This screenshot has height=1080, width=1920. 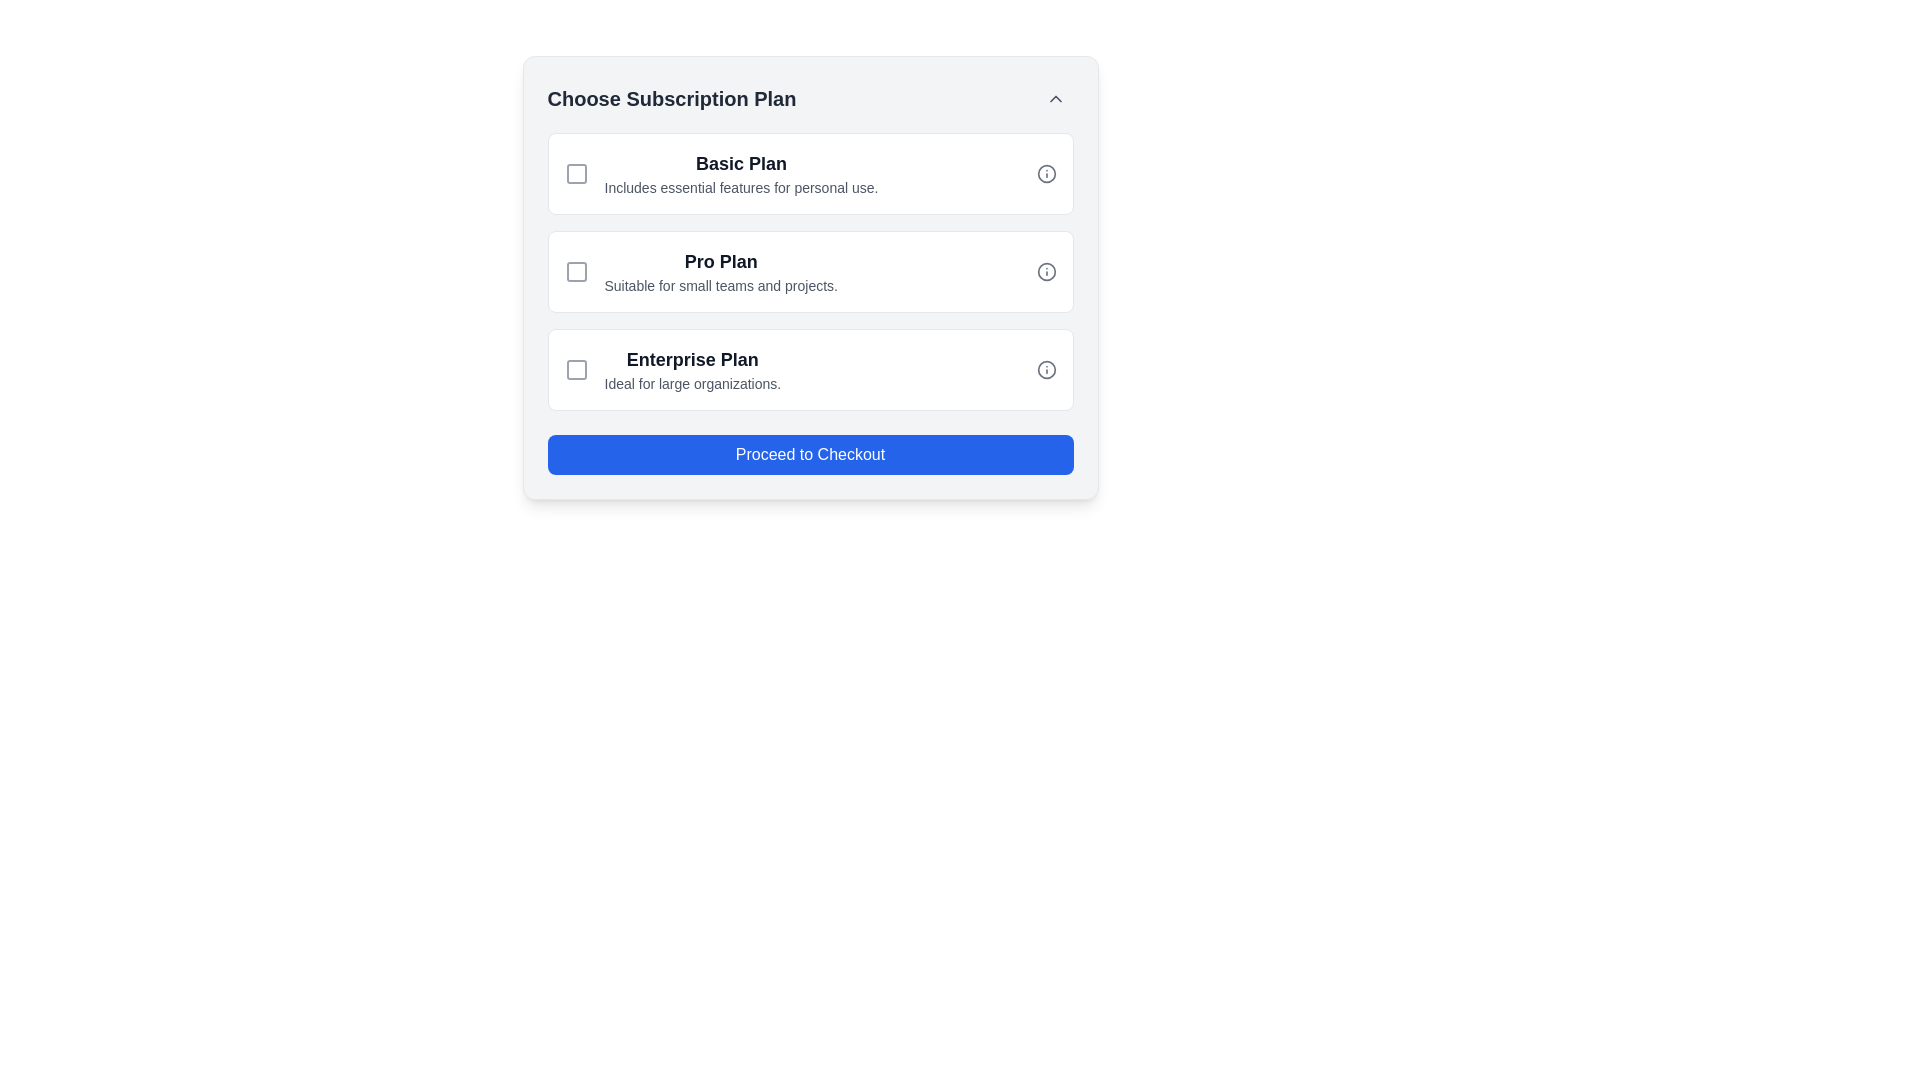 What do you see at coordinates (575, 172) in the screenshot?
I see `the 'Basic Plan' checkbox by` at bounding box center [575, 172].